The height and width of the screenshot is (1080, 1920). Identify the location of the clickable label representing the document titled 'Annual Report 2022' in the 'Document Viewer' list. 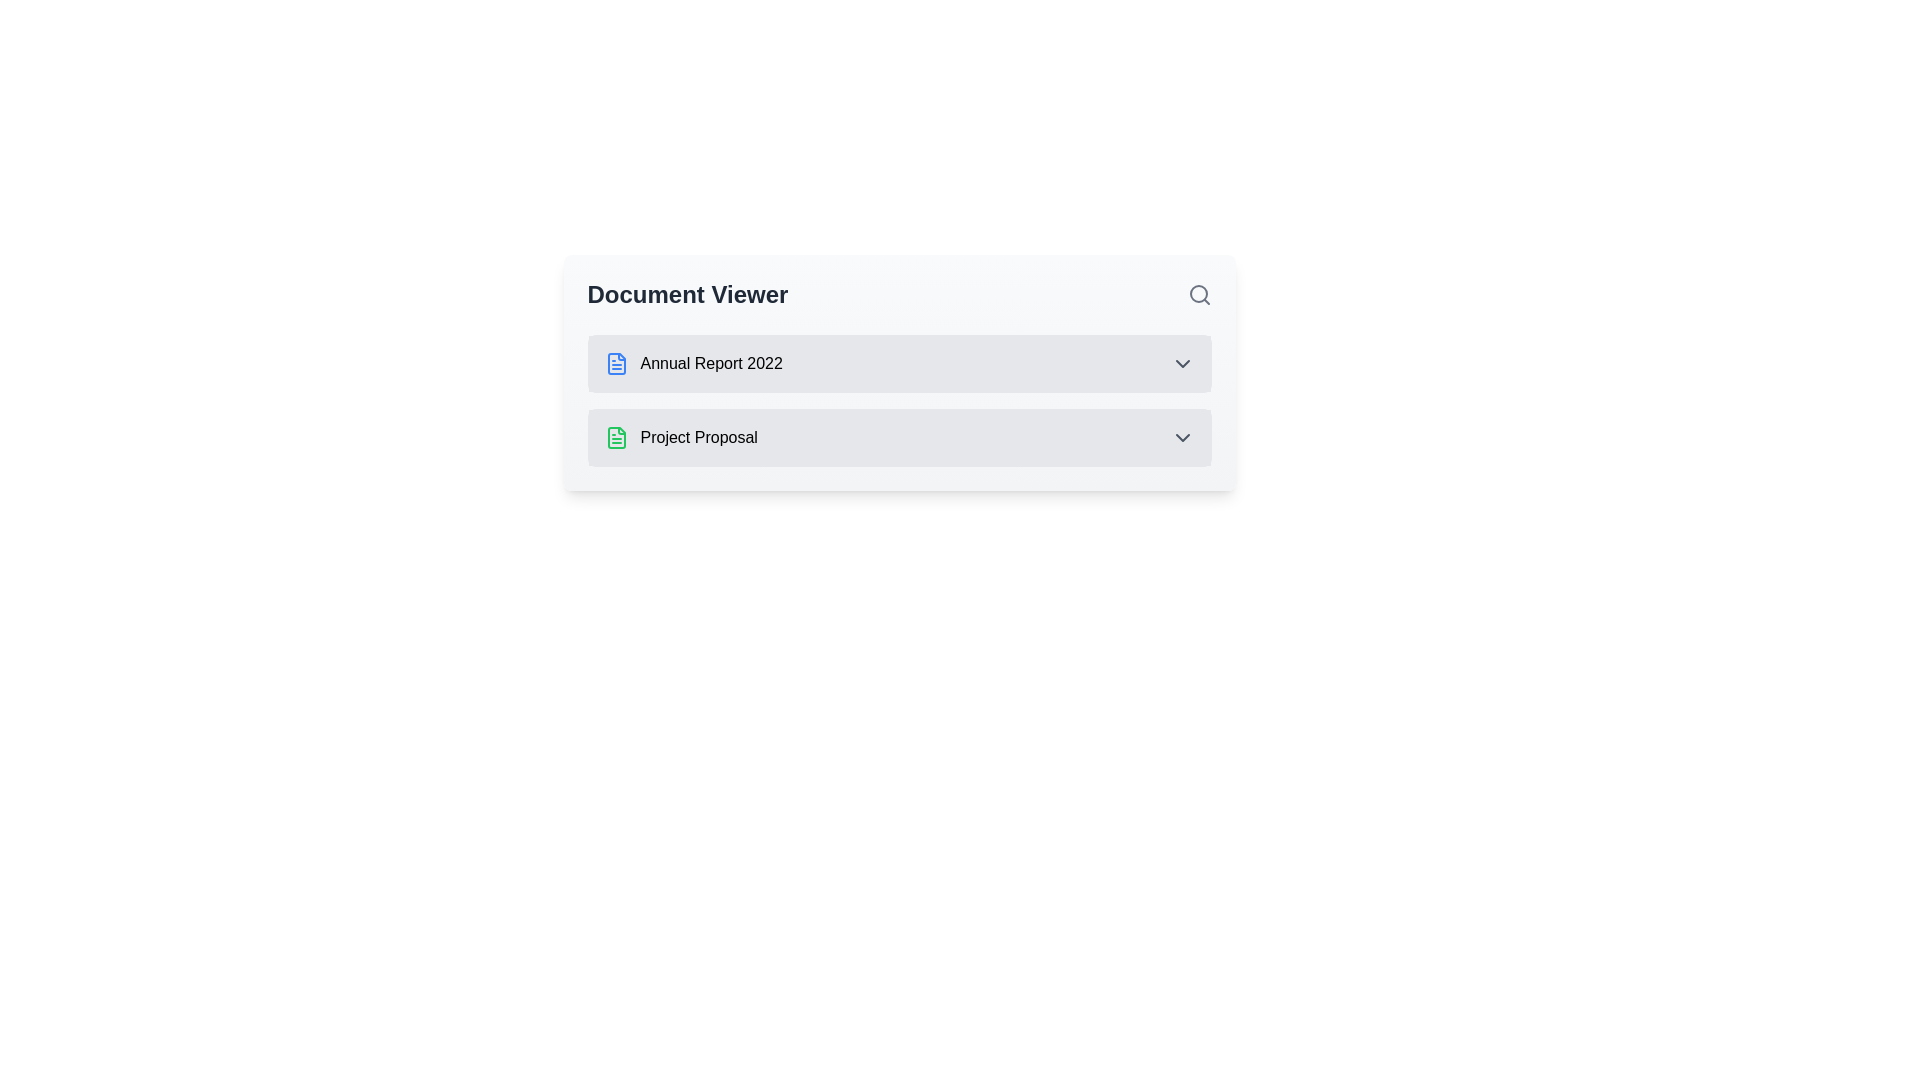
(693, 363).